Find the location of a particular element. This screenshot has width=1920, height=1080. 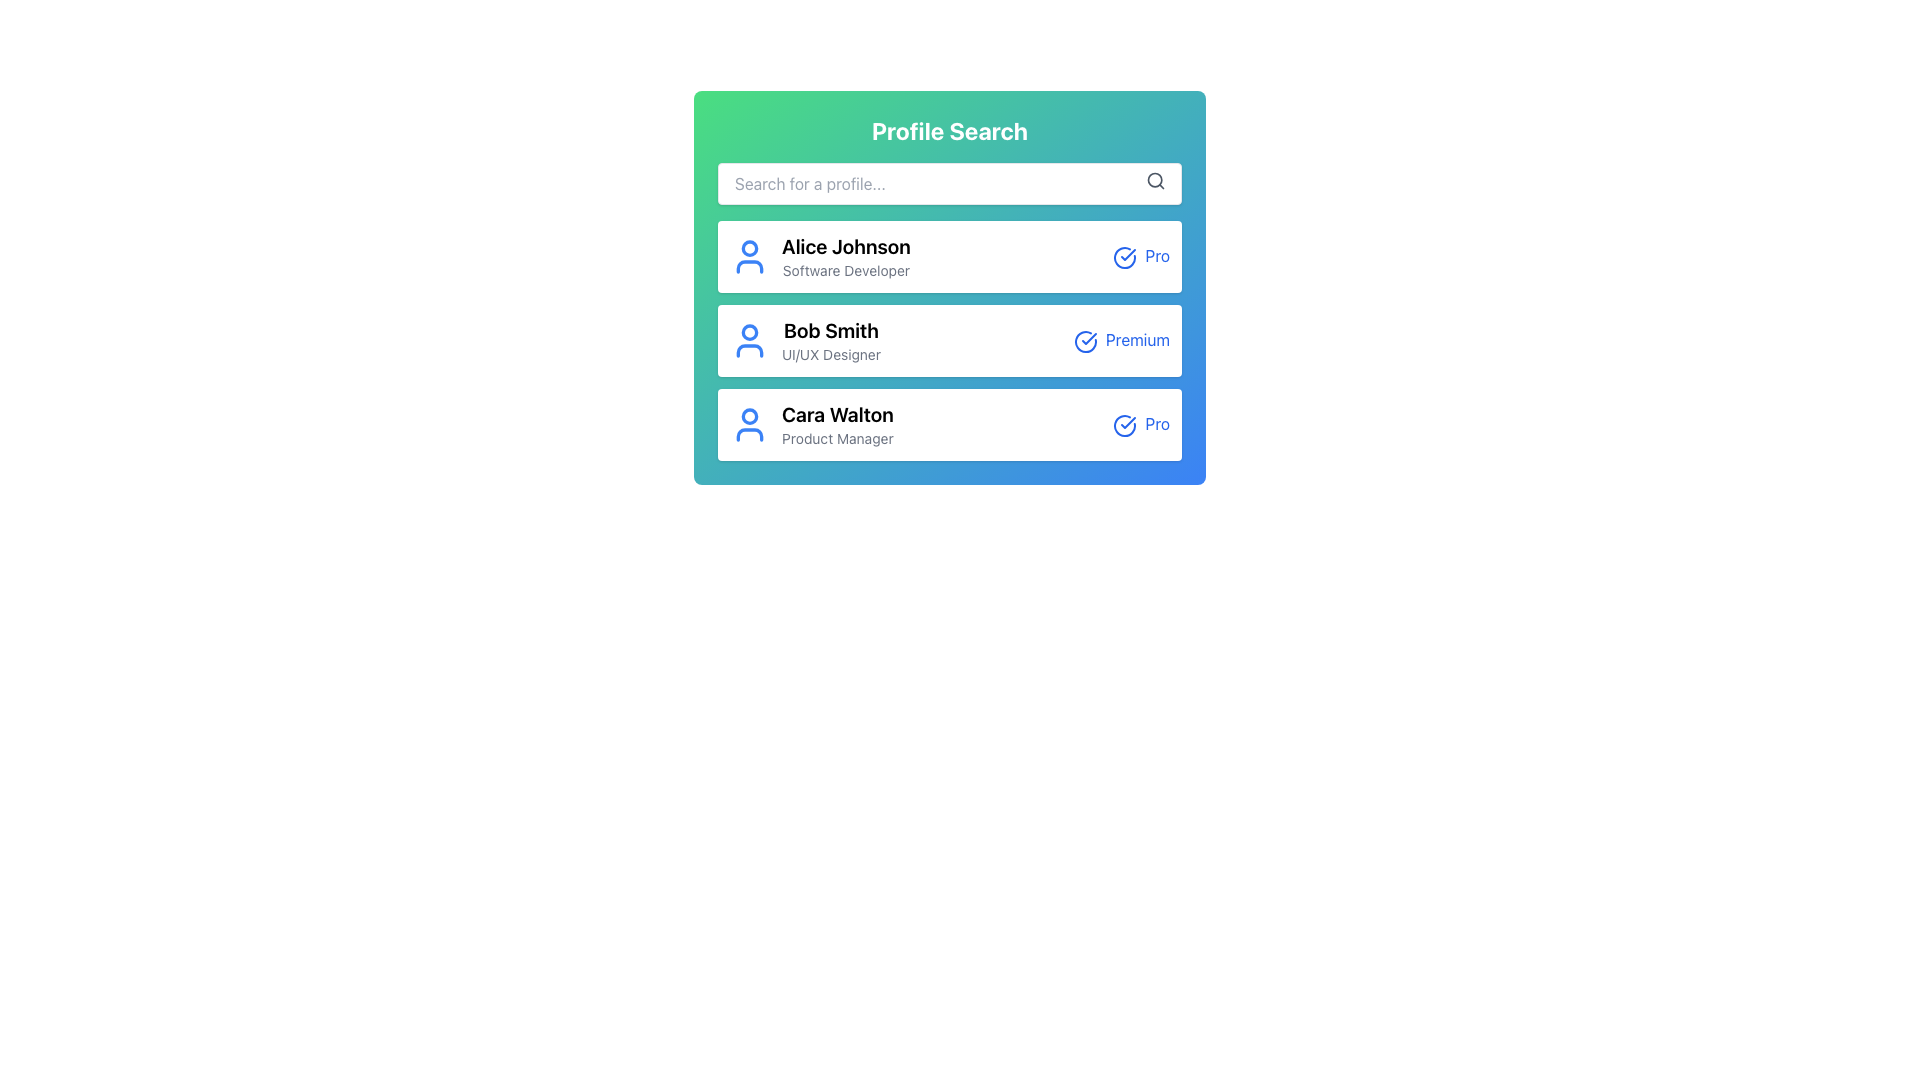

the search trigger icon located at the top-right corner of the rounded search bar in the 'Profile Search' interface is located at coordinates (1156, 181).